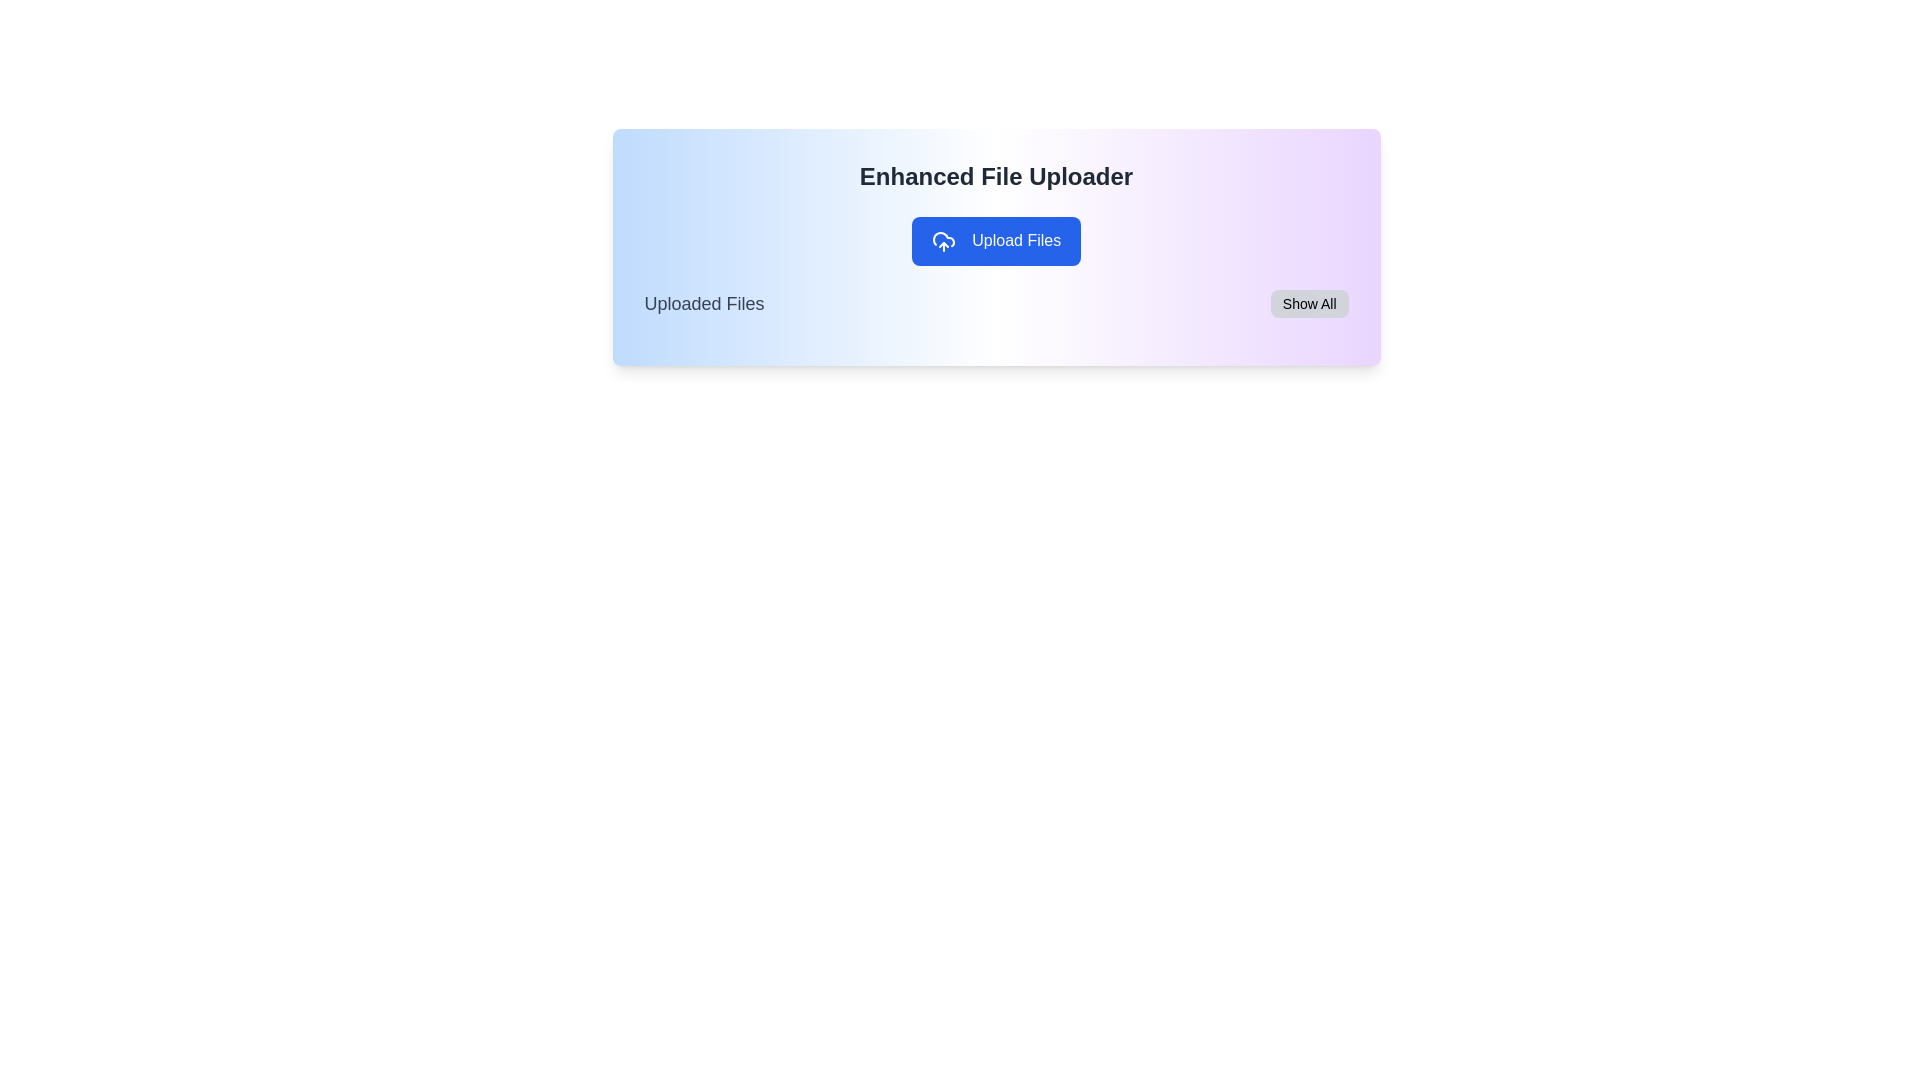 The height and width of the screenshot is (1080, 1920). Describe the element at coordinates (996, 240) in the screenshot. I see `the 'Upload Files' button, which has a light blue background that darkens on hover and features a cloud upload icon to the left of the text` at that location.